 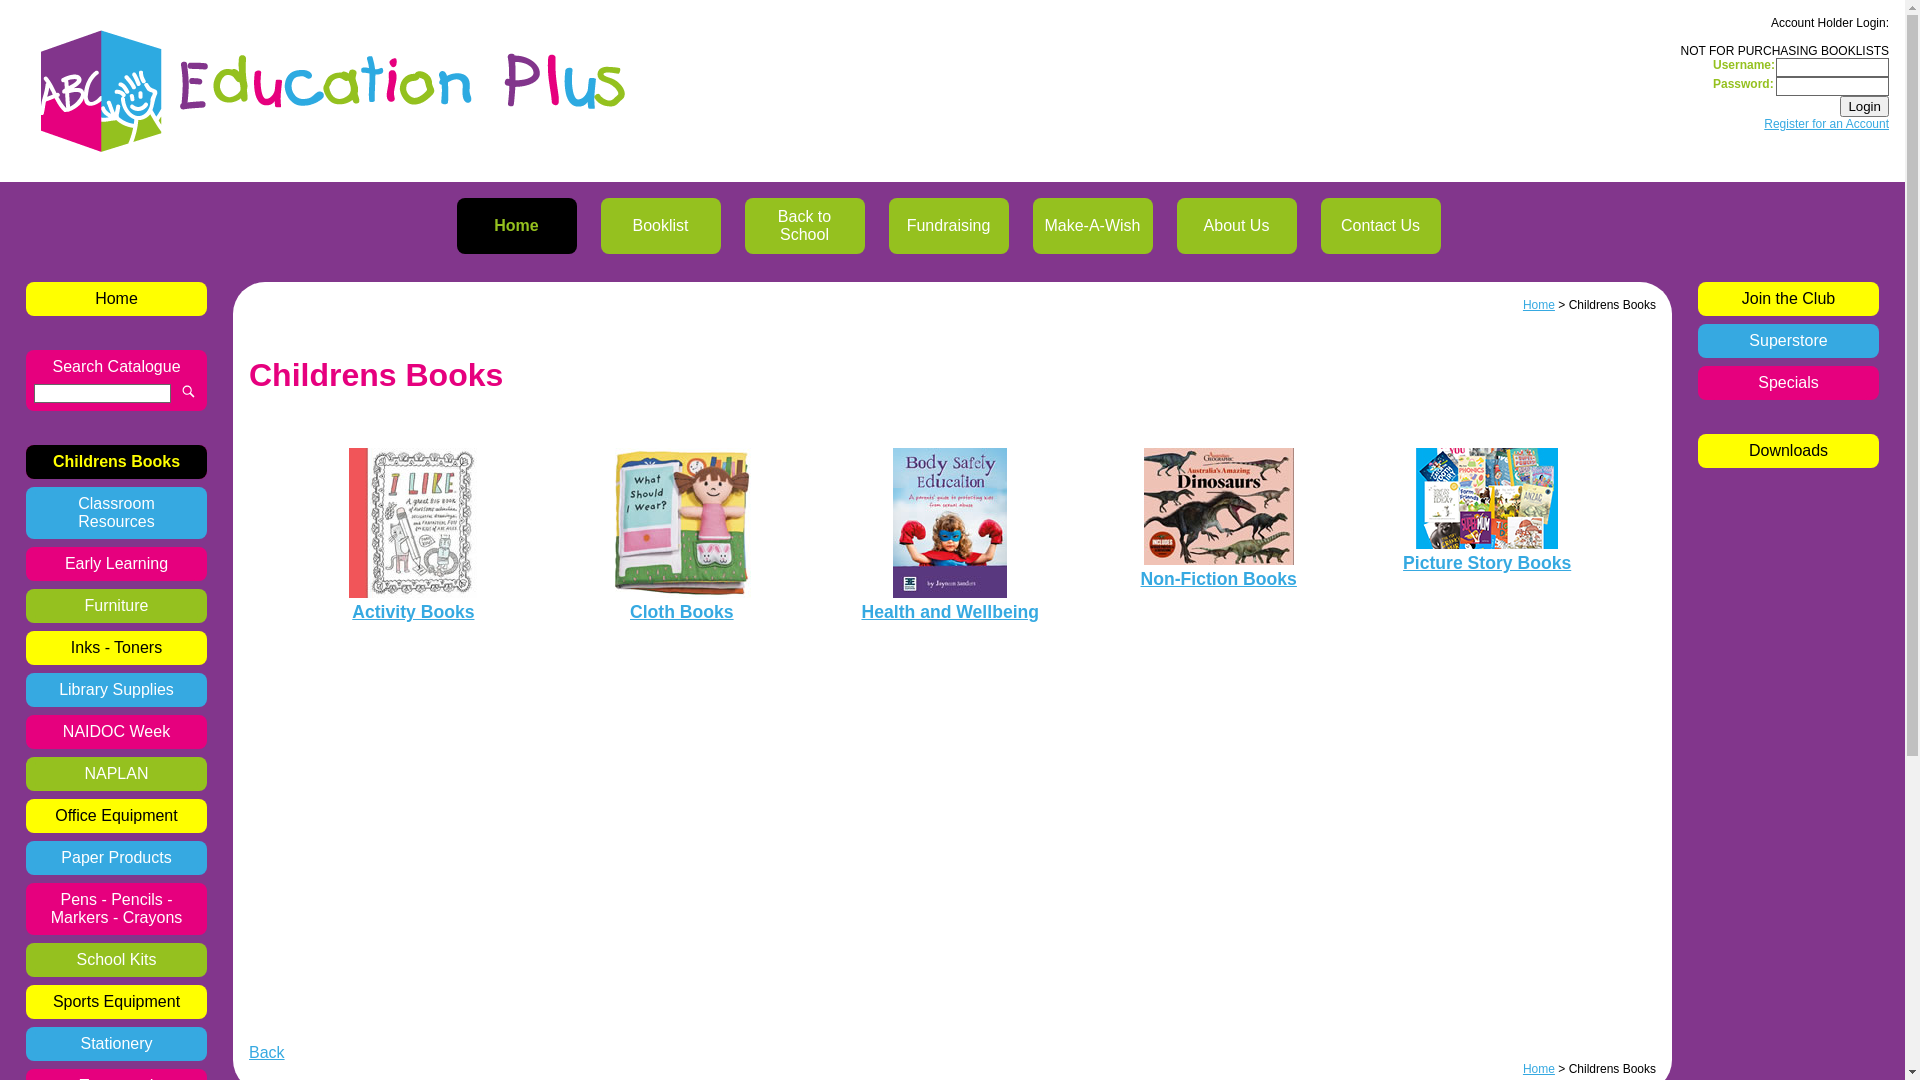 I want to click on 'Back to School', so click(x=804, y=225).